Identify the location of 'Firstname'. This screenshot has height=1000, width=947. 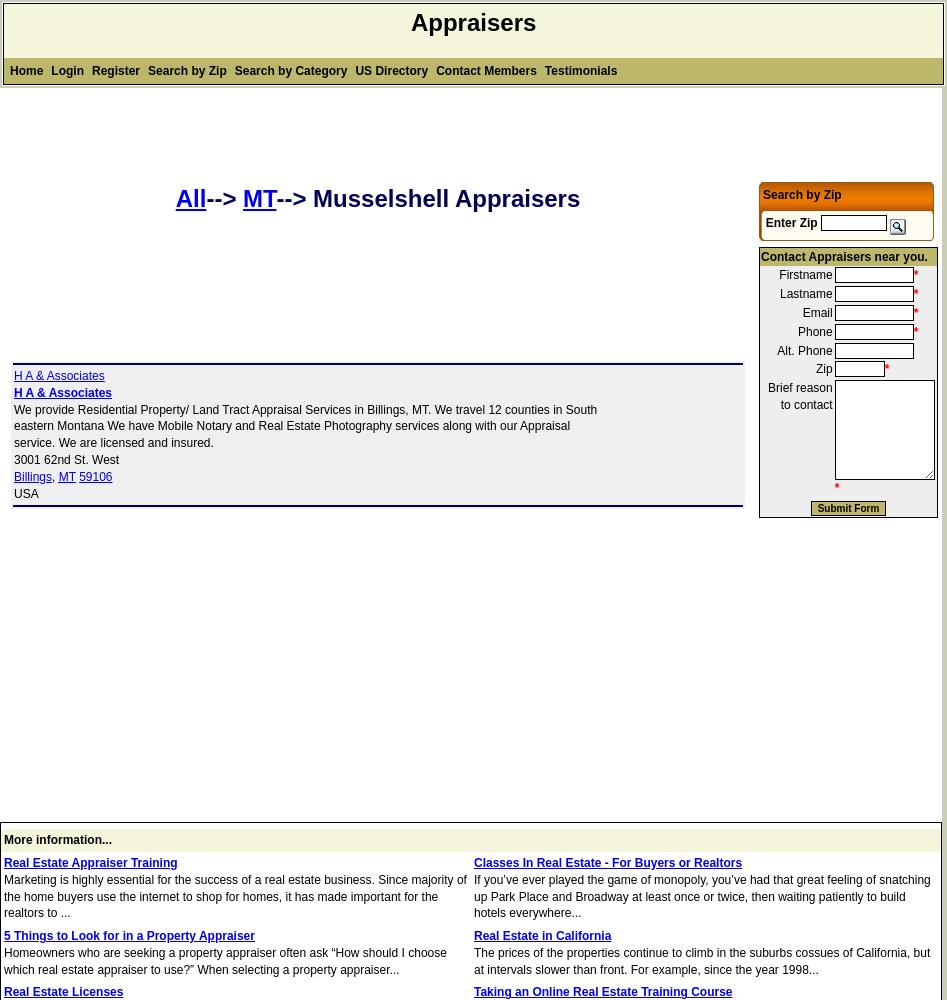
(805, 275).